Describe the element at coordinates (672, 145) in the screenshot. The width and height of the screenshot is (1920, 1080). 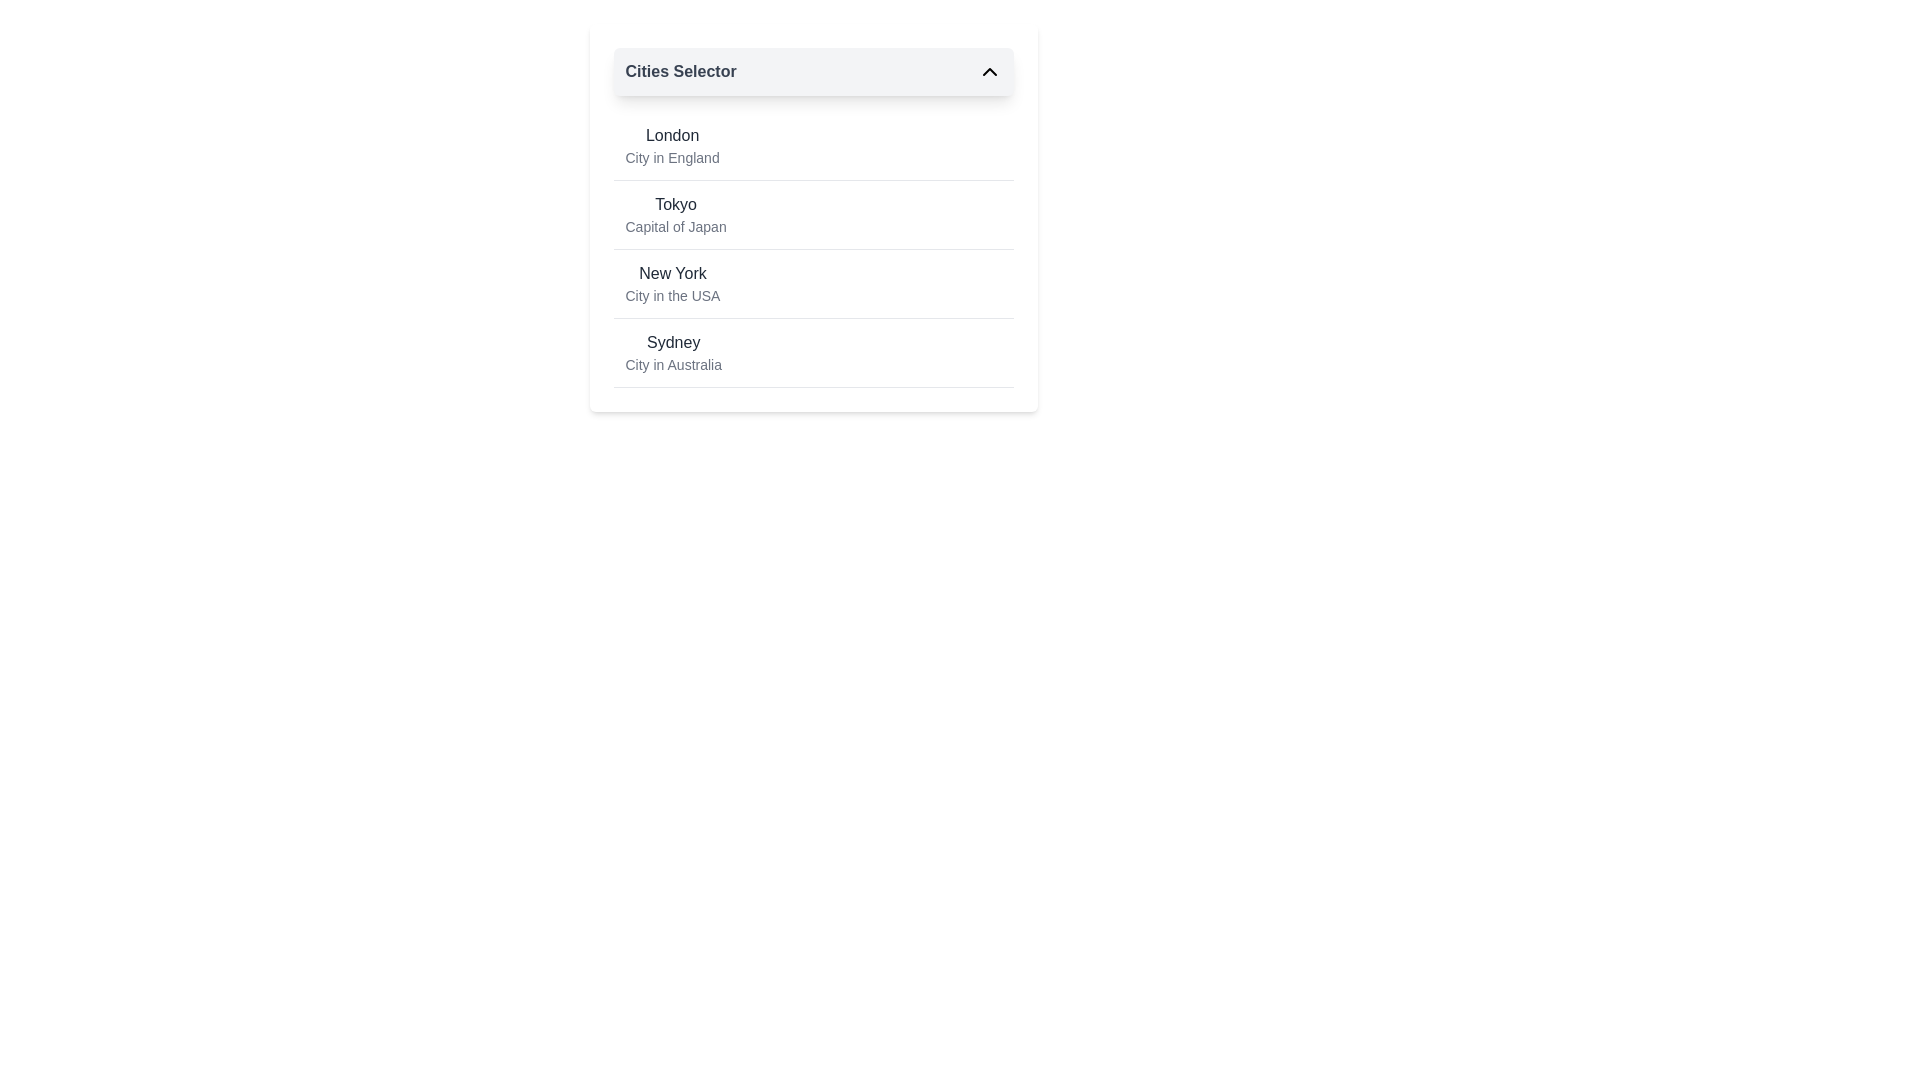
I see `the first entry in the 'Cities Selector' dropdown list to focus on the city 'London' using keyboard navigation` at that location.